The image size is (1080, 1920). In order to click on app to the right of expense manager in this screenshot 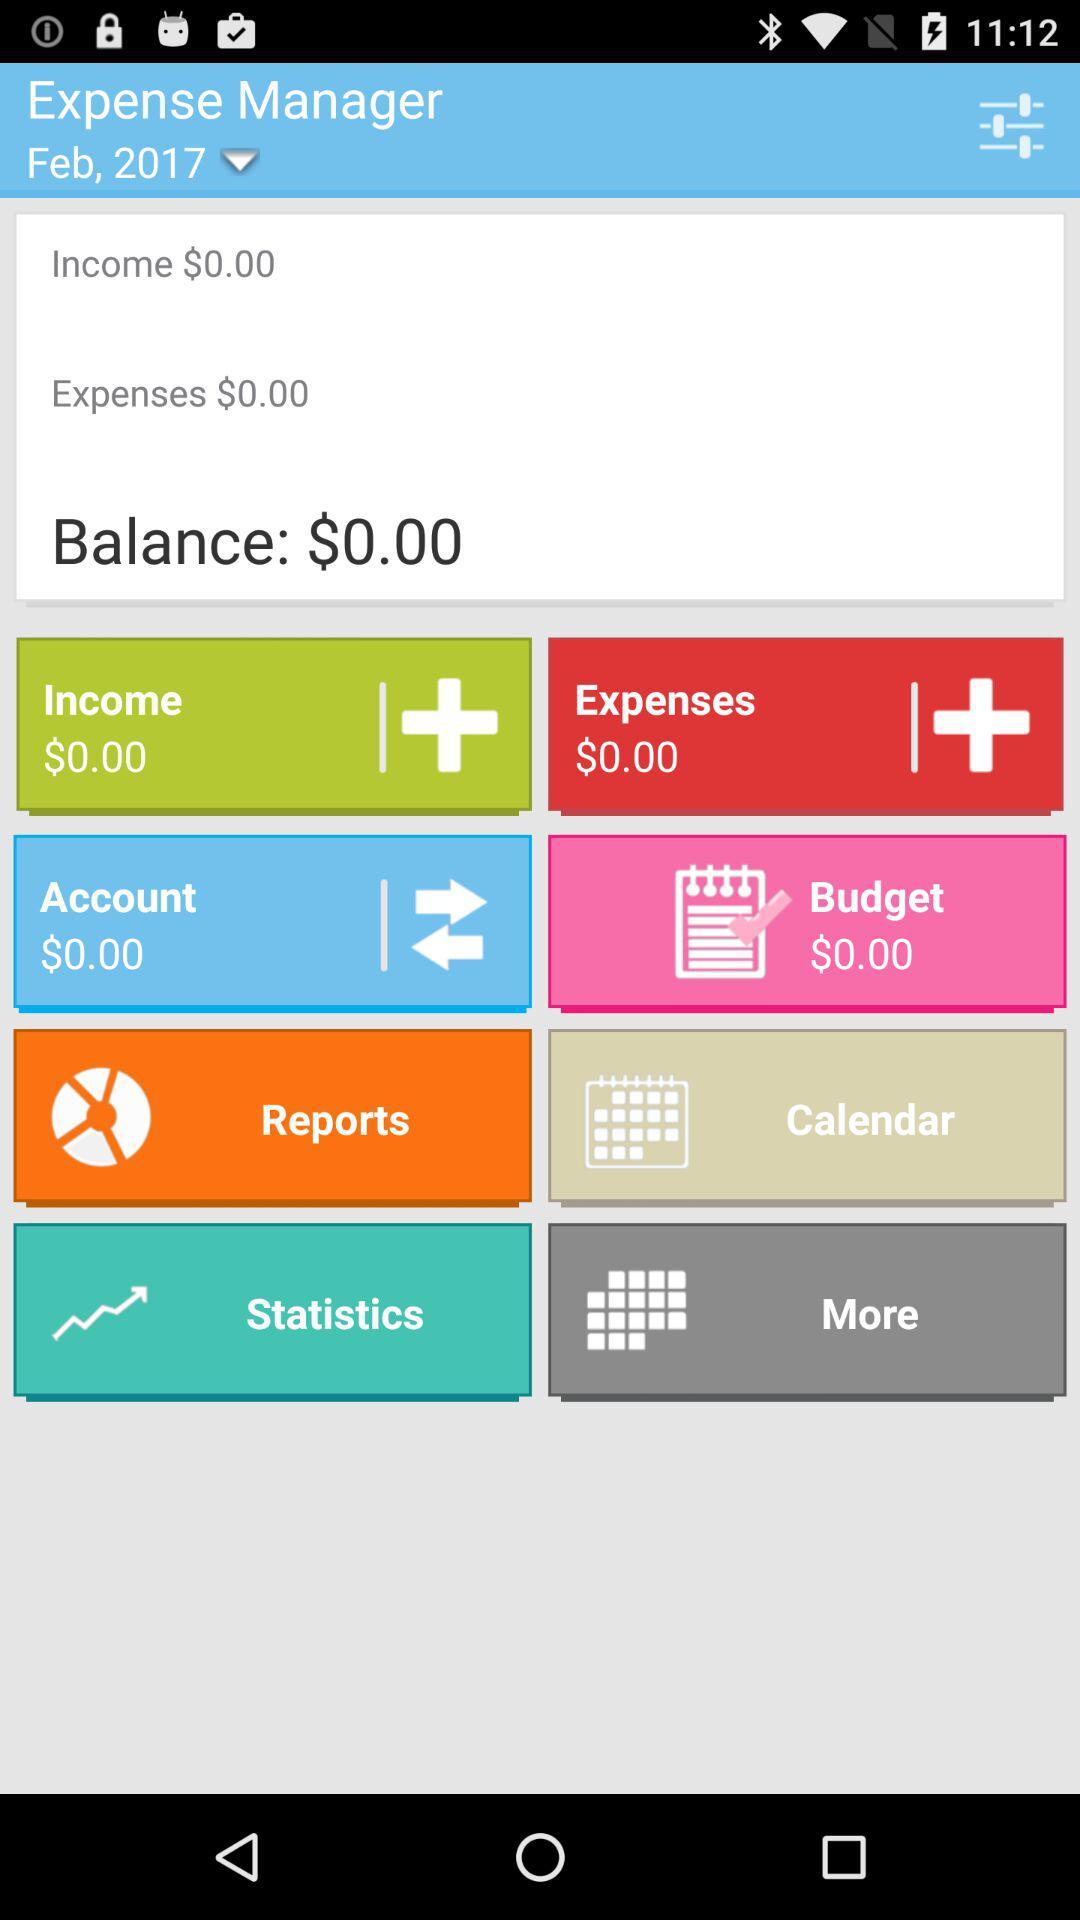, I will do `click(1011, 124)`.